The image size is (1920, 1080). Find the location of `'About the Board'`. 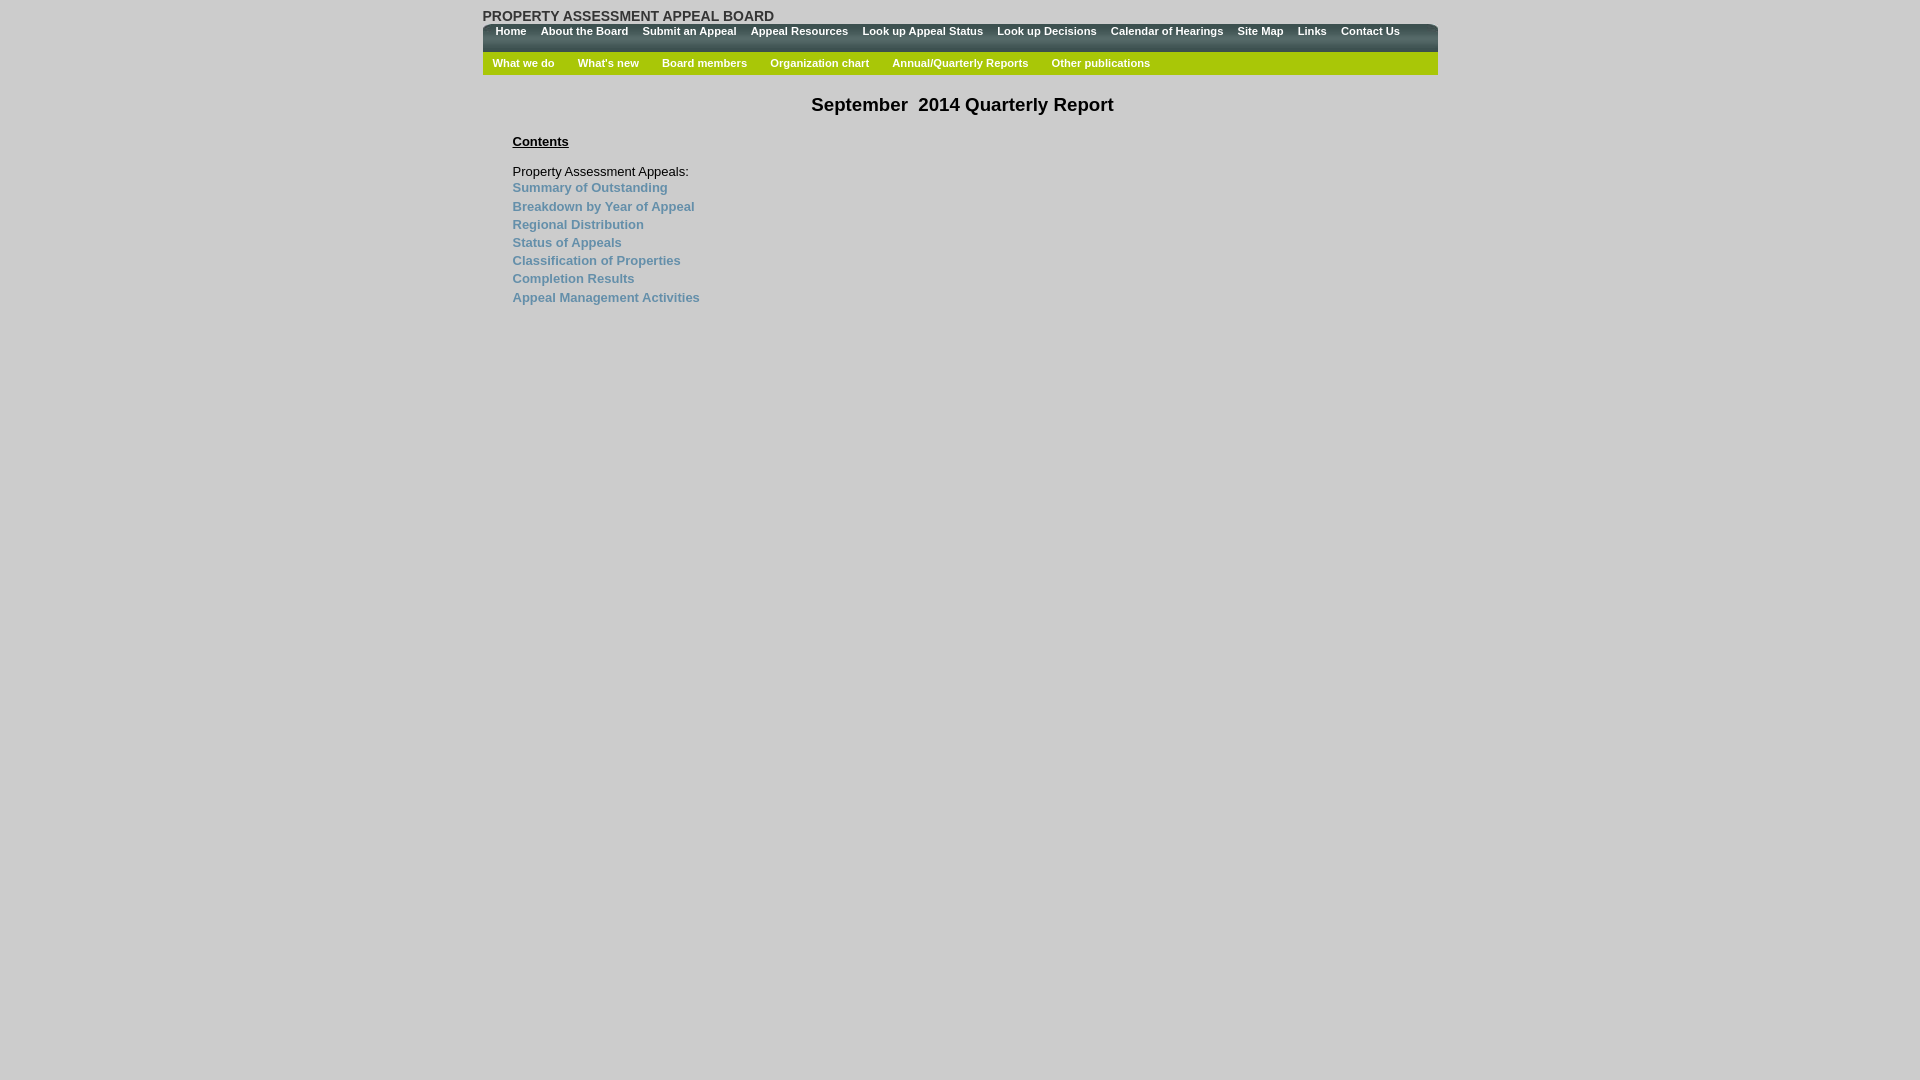

'About the Board' is located at coordinates (584, 31).